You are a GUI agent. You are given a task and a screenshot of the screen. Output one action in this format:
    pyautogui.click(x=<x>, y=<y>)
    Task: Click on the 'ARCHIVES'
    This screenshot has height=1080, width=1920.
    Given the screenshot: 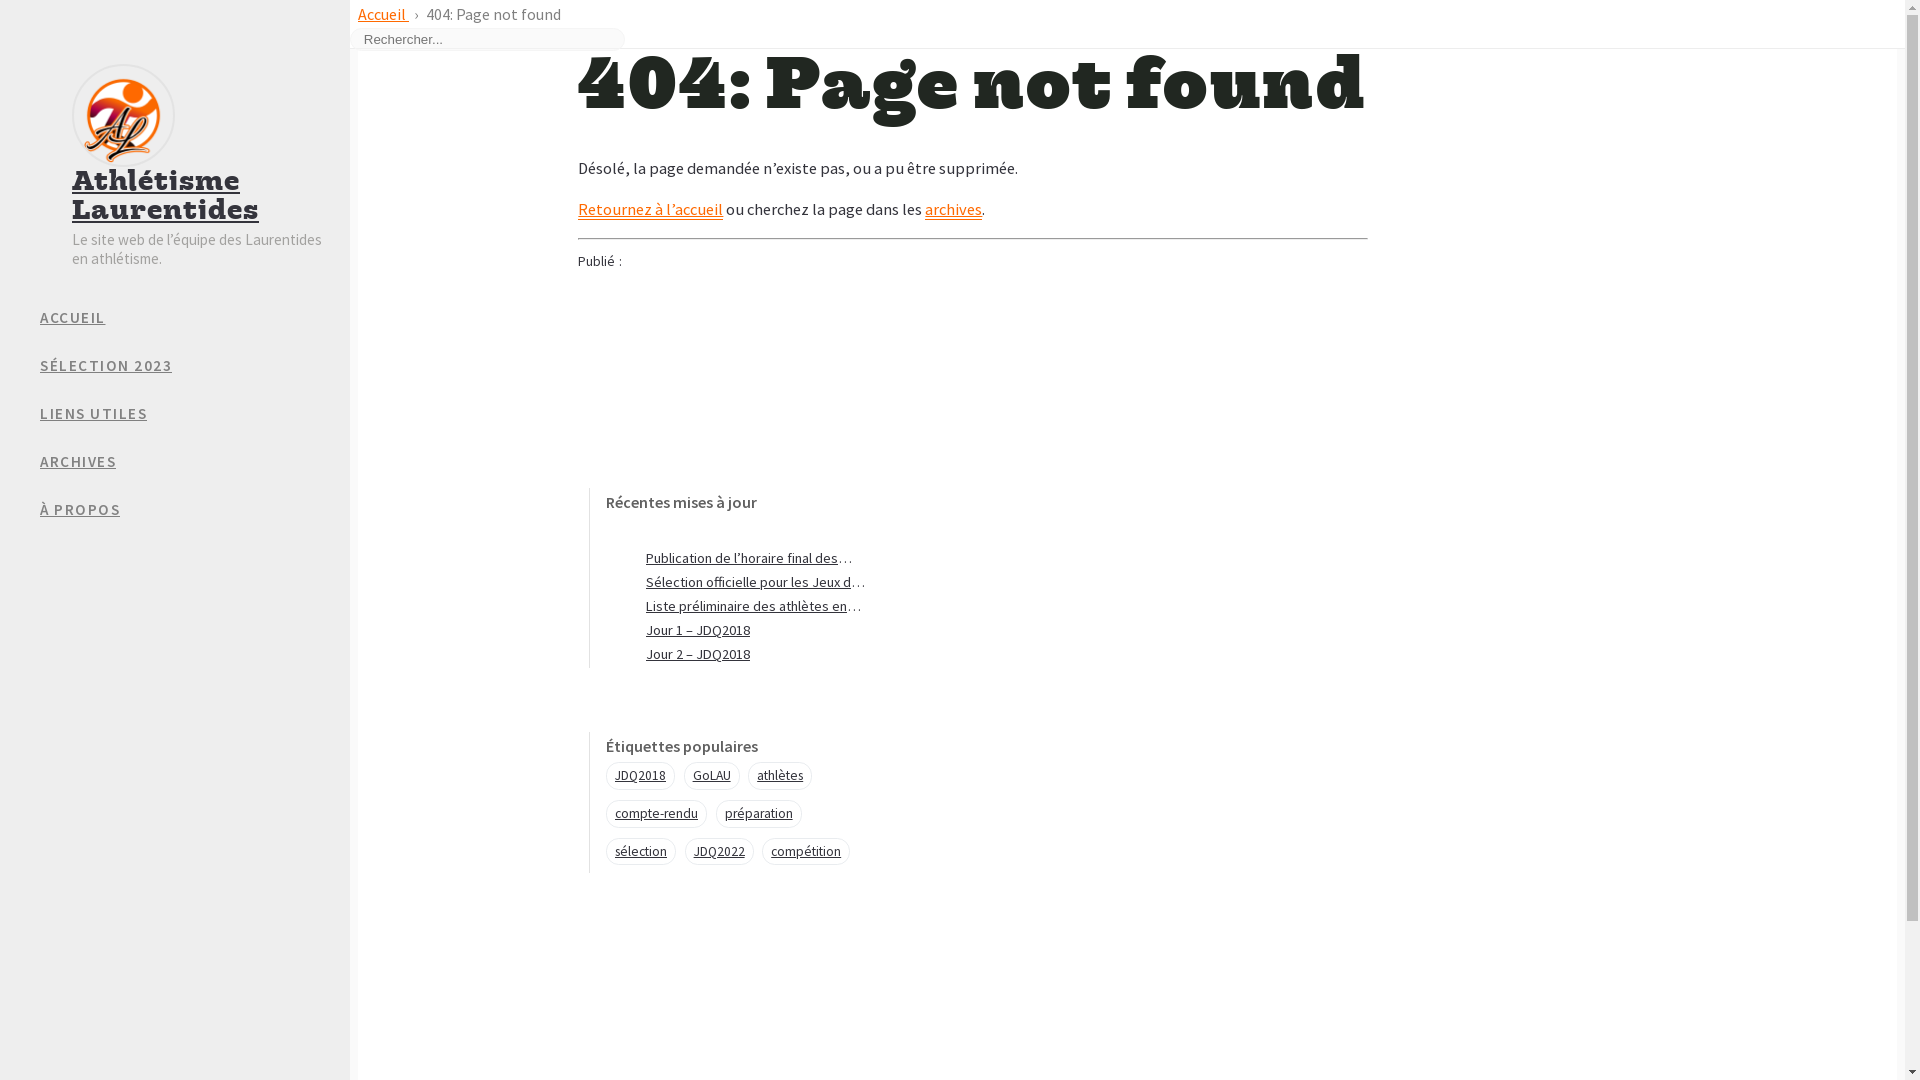 What is the action you would take?
    pyautogui.click(x=39, y=462)
    